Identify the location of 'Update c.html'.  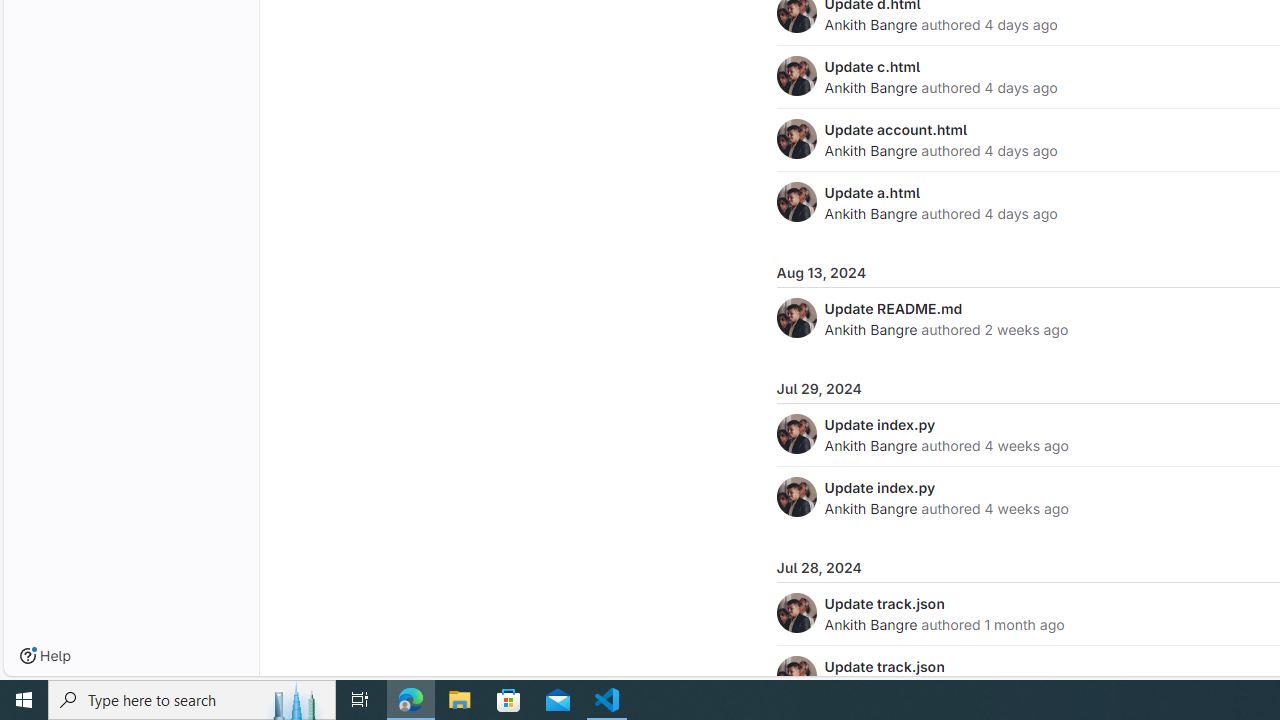
(872, 65).